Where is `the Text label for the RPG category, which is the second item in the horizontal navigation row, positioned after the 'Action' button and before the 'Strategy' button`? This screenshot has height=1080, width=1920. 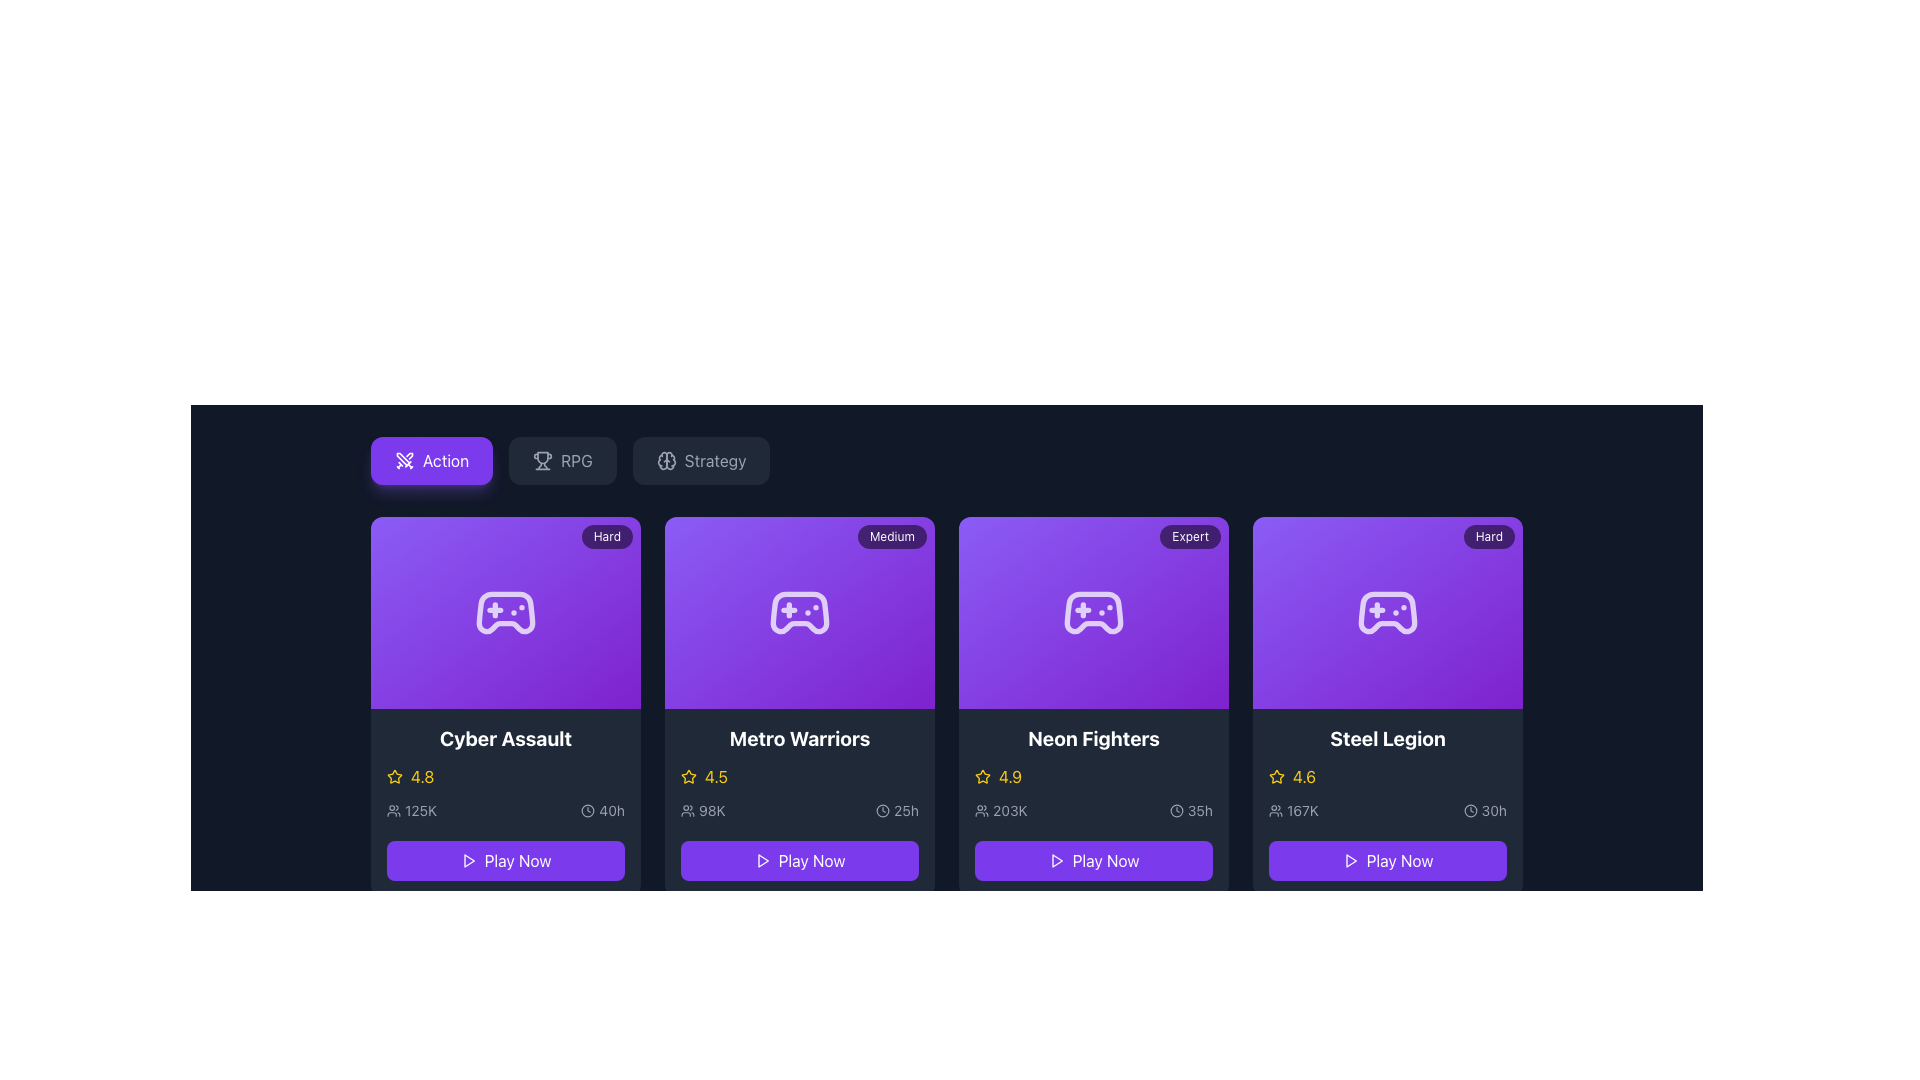 the Text label for the RPG category, which is the second item in the horizontal navigation row, positioned after the 'Action' button and before the 'Strategy' button is located at coordinates (575, 461).